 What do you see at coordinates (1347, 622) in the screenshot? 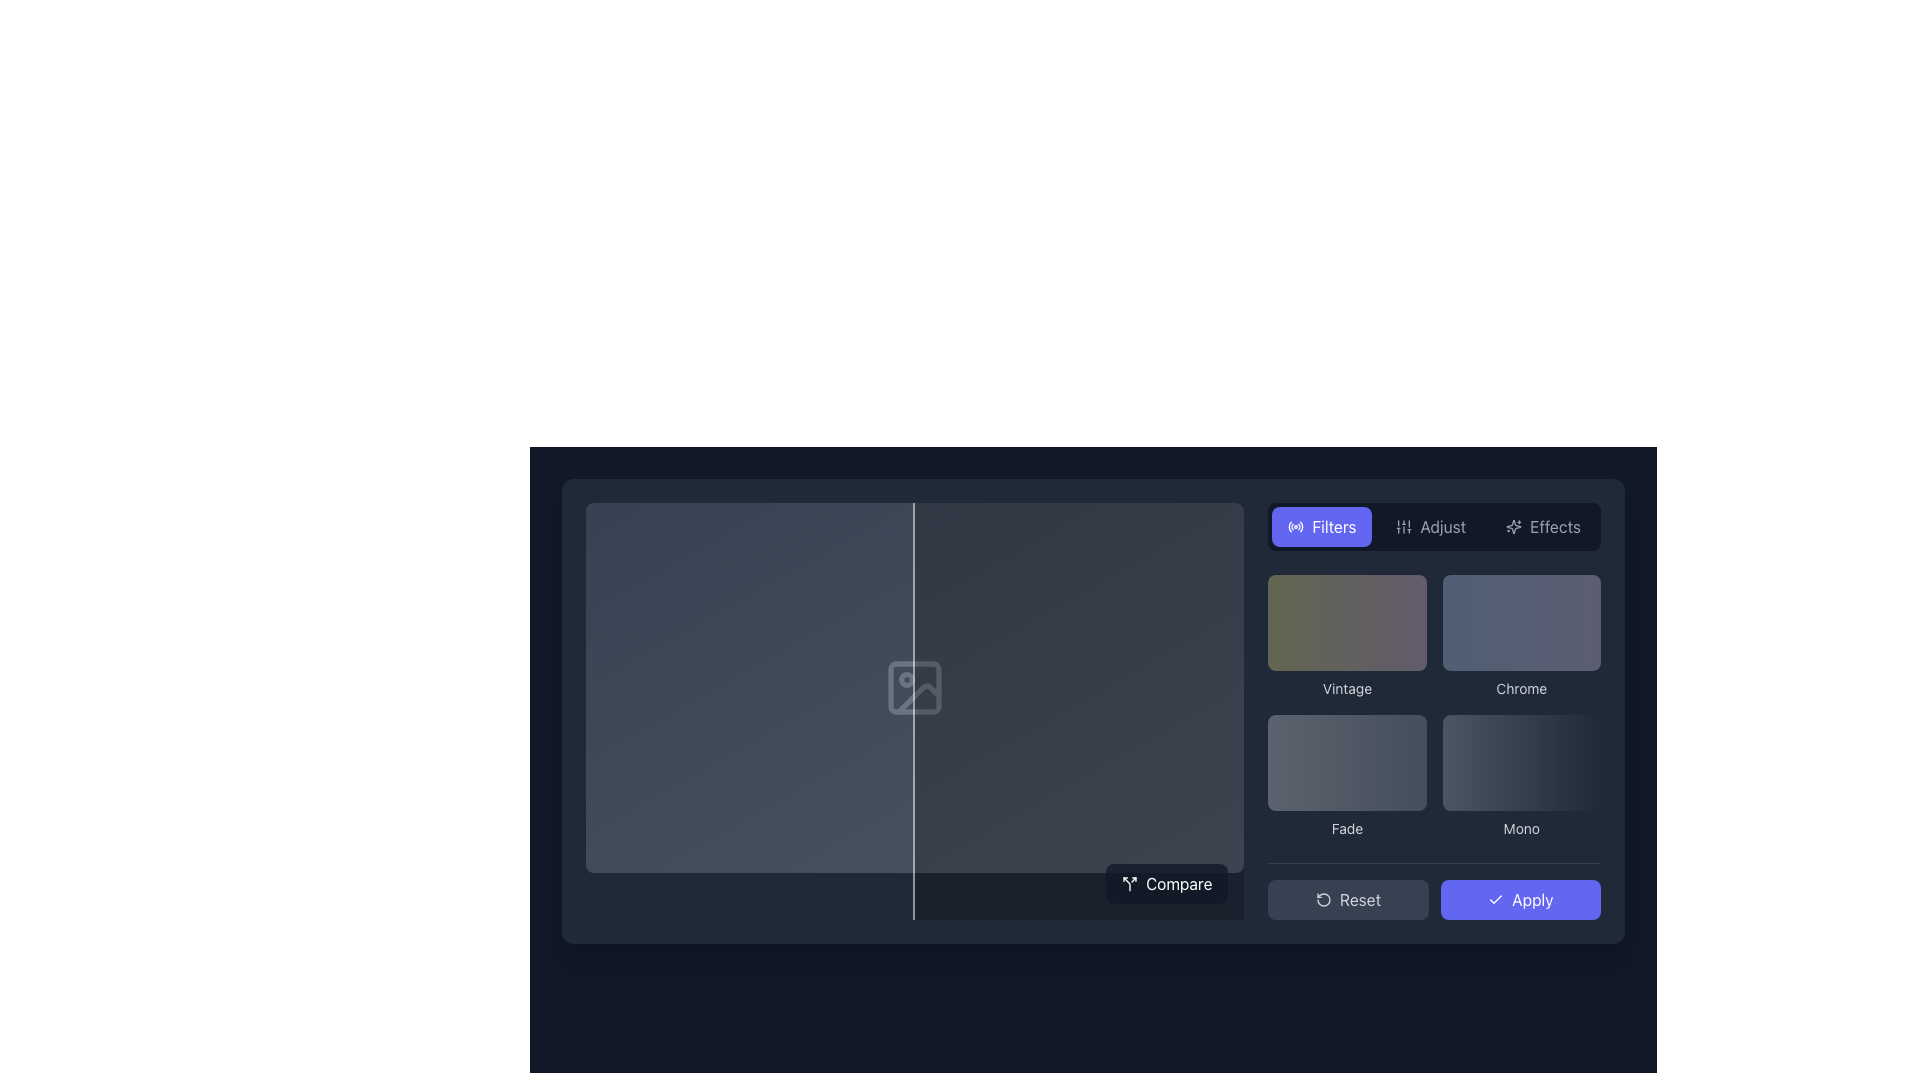
I see `the rectangular button with a subtle gradient background transitioning from soft yellow to light pink, located under the 'Filters' category in the 'Vintage' section` at bounding box center [1347, 622].